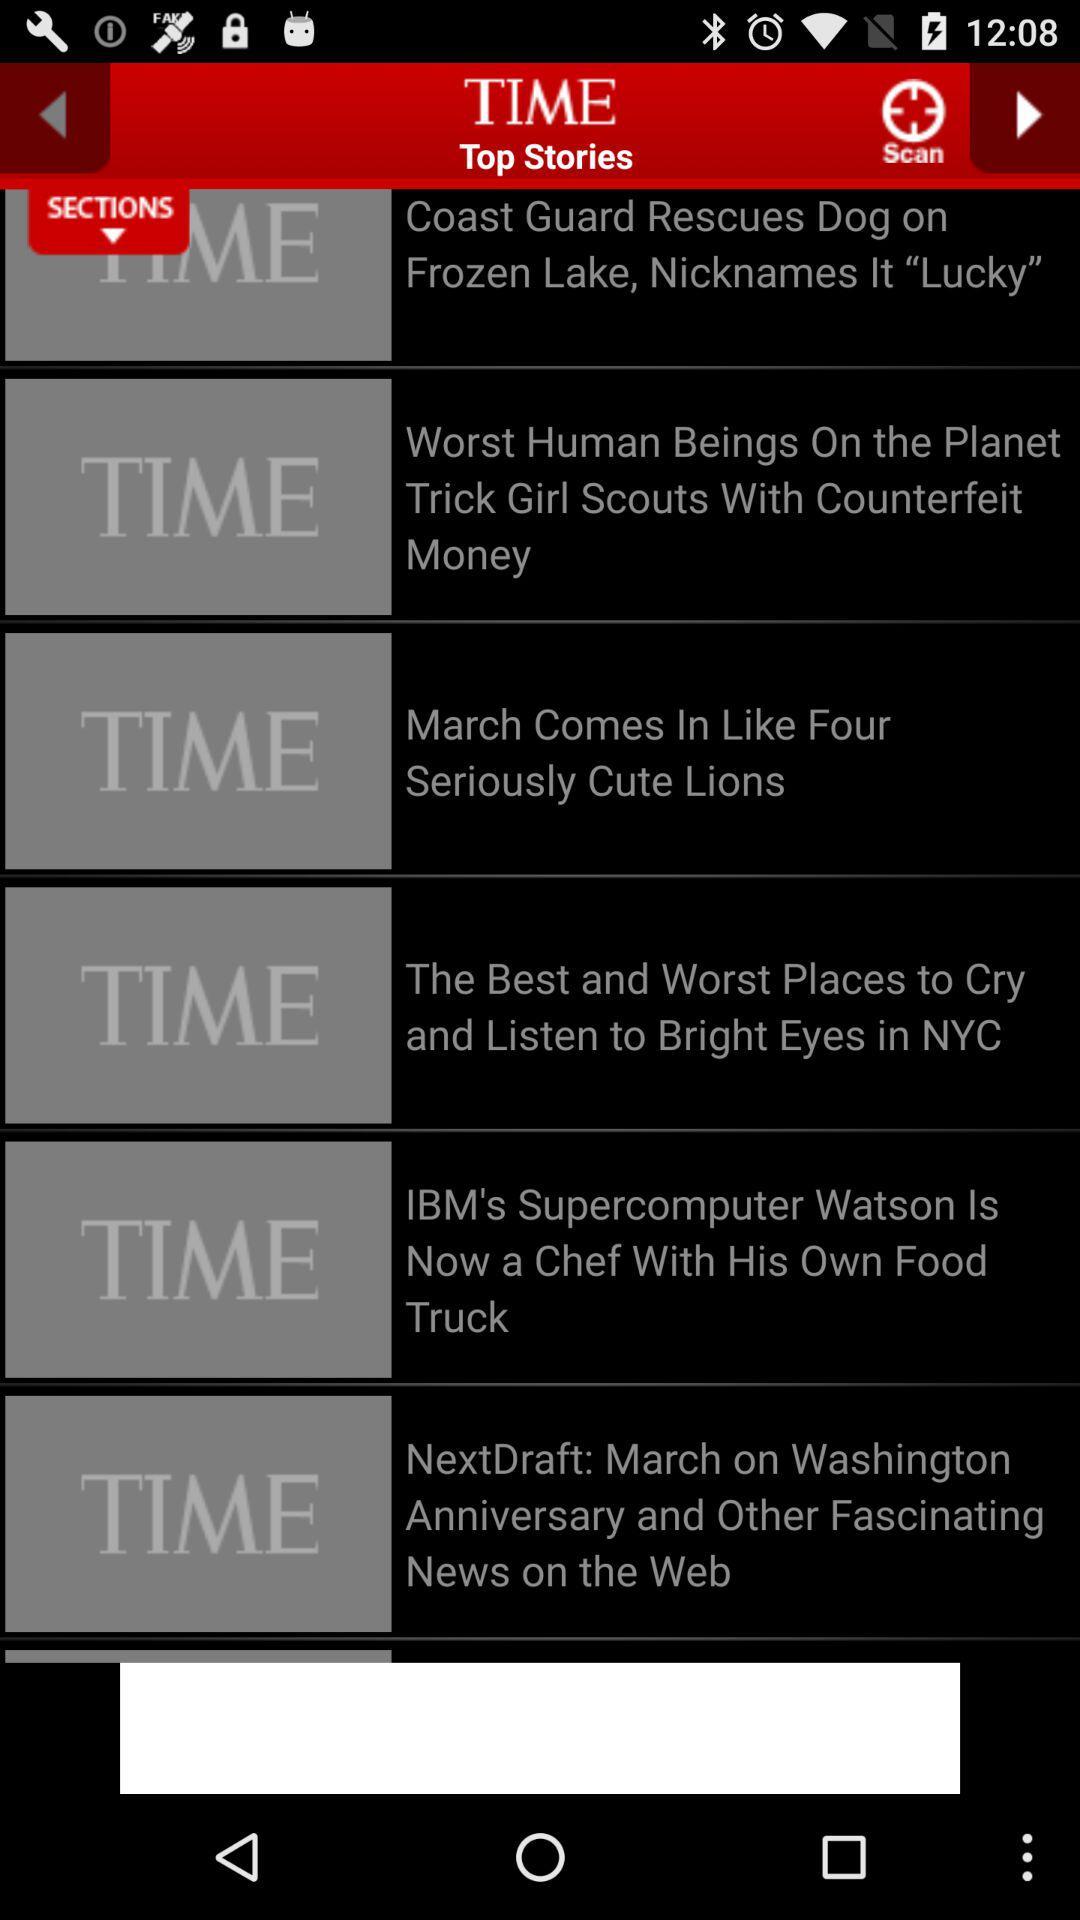  What do you see at coordinates (54, 117) in the screenshot?
I see `go back` at bounding box center [54, 117].